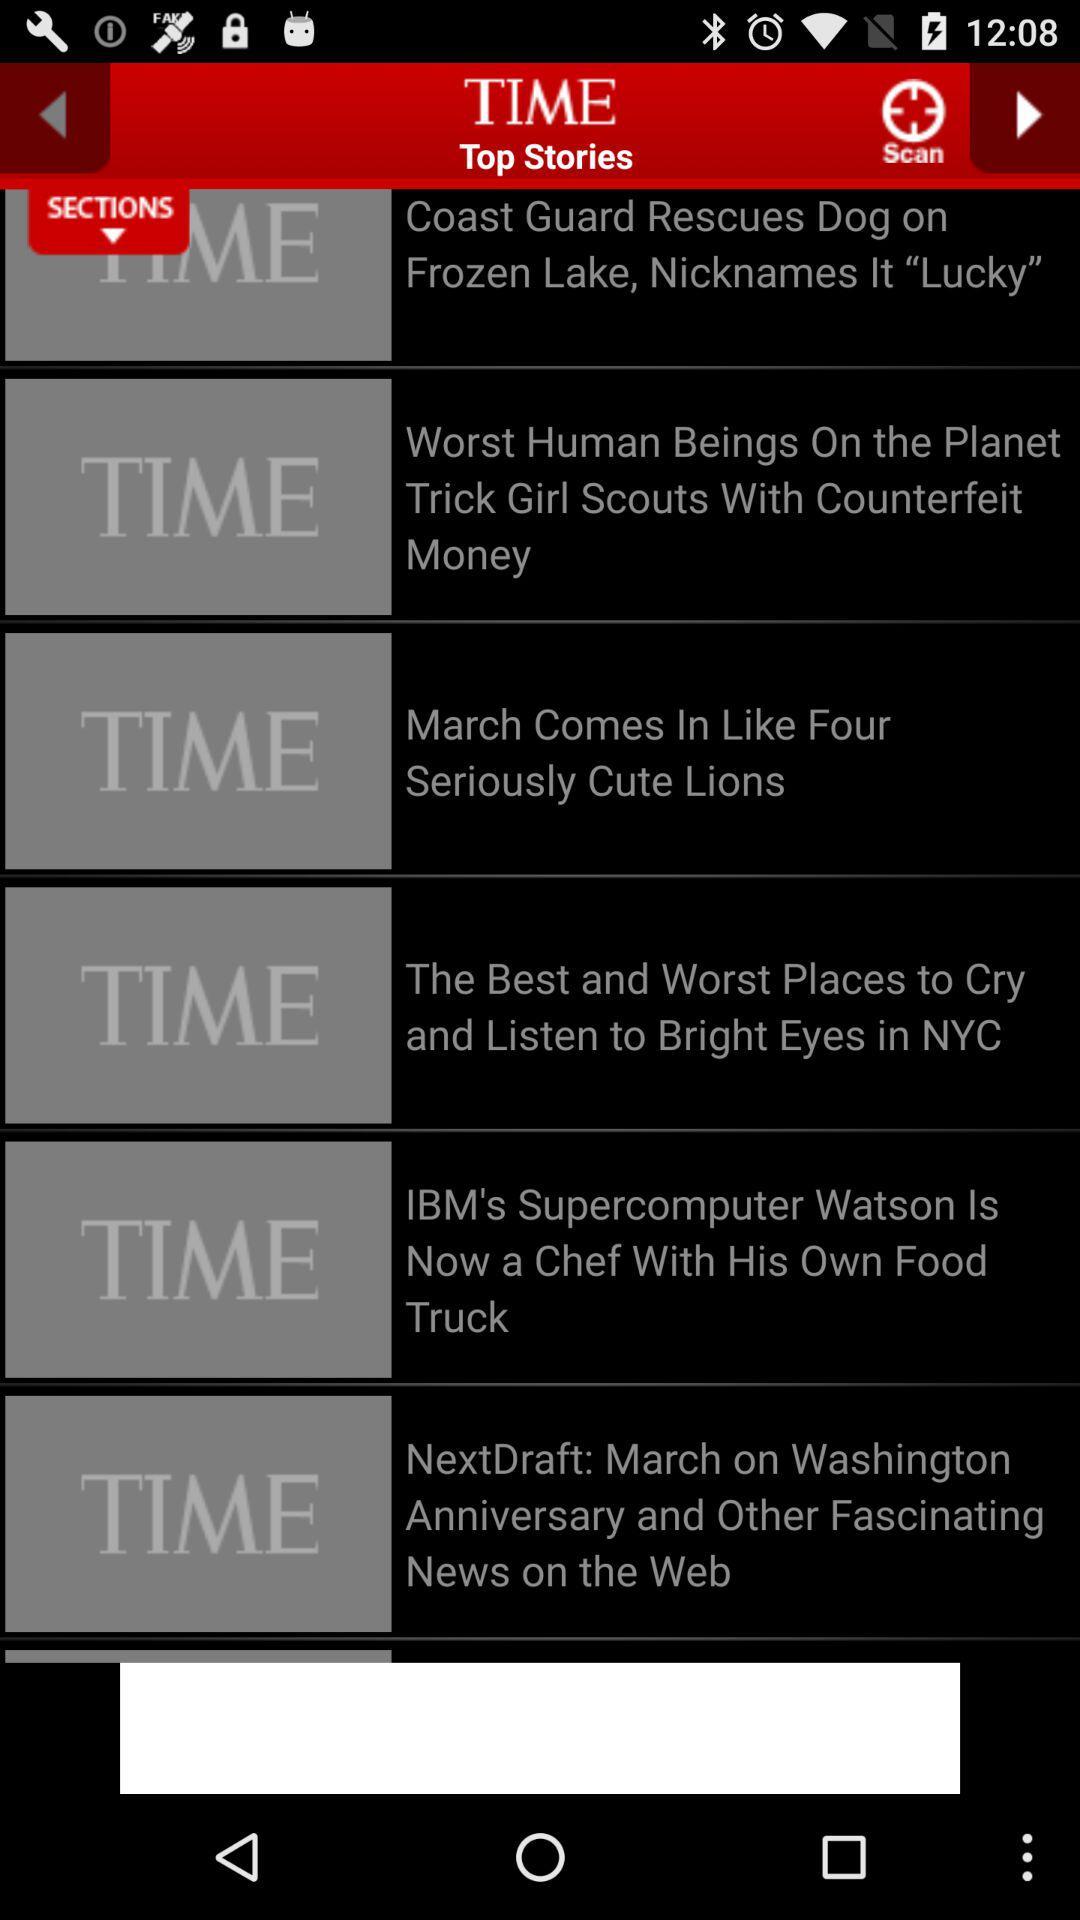  What do you see at coordinates (54, 117) in the screenshot?
I see `go back` at bounding box center [54, 117].